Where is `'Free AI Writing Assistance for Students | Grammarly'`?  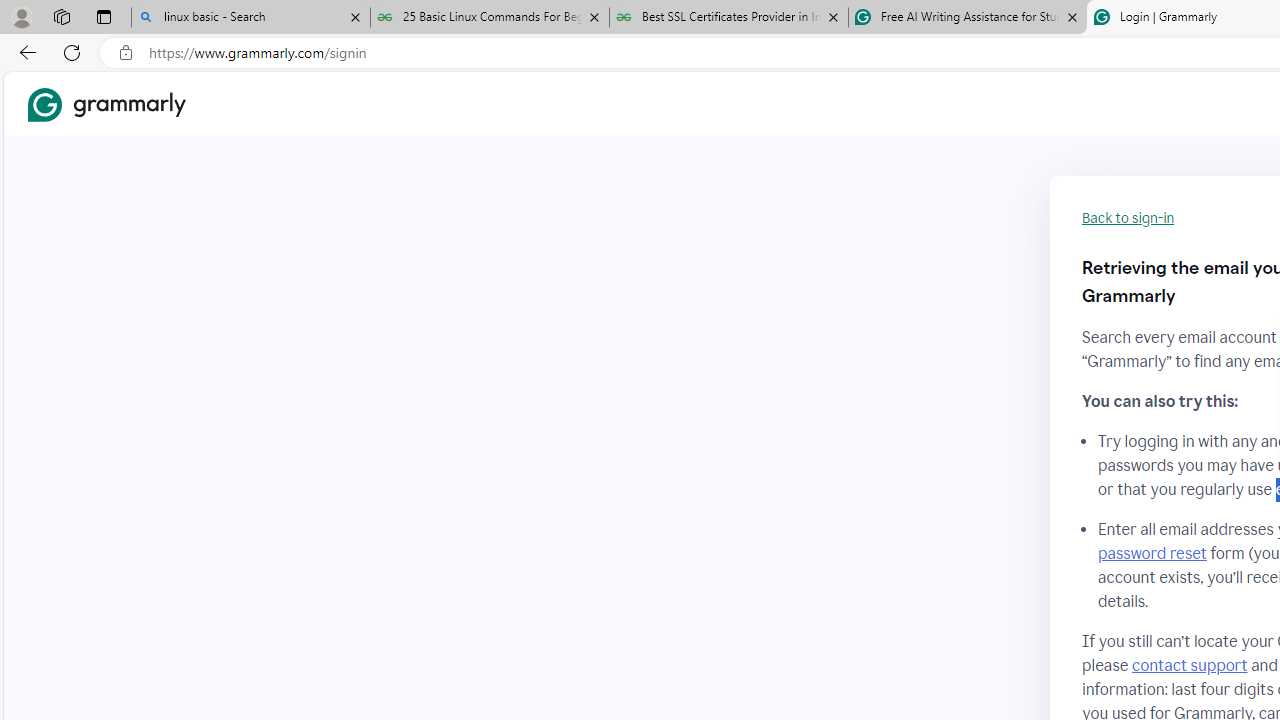
'Free AI Writing Assistance for Students | Grammarly' is located at coordinates (967, 17).